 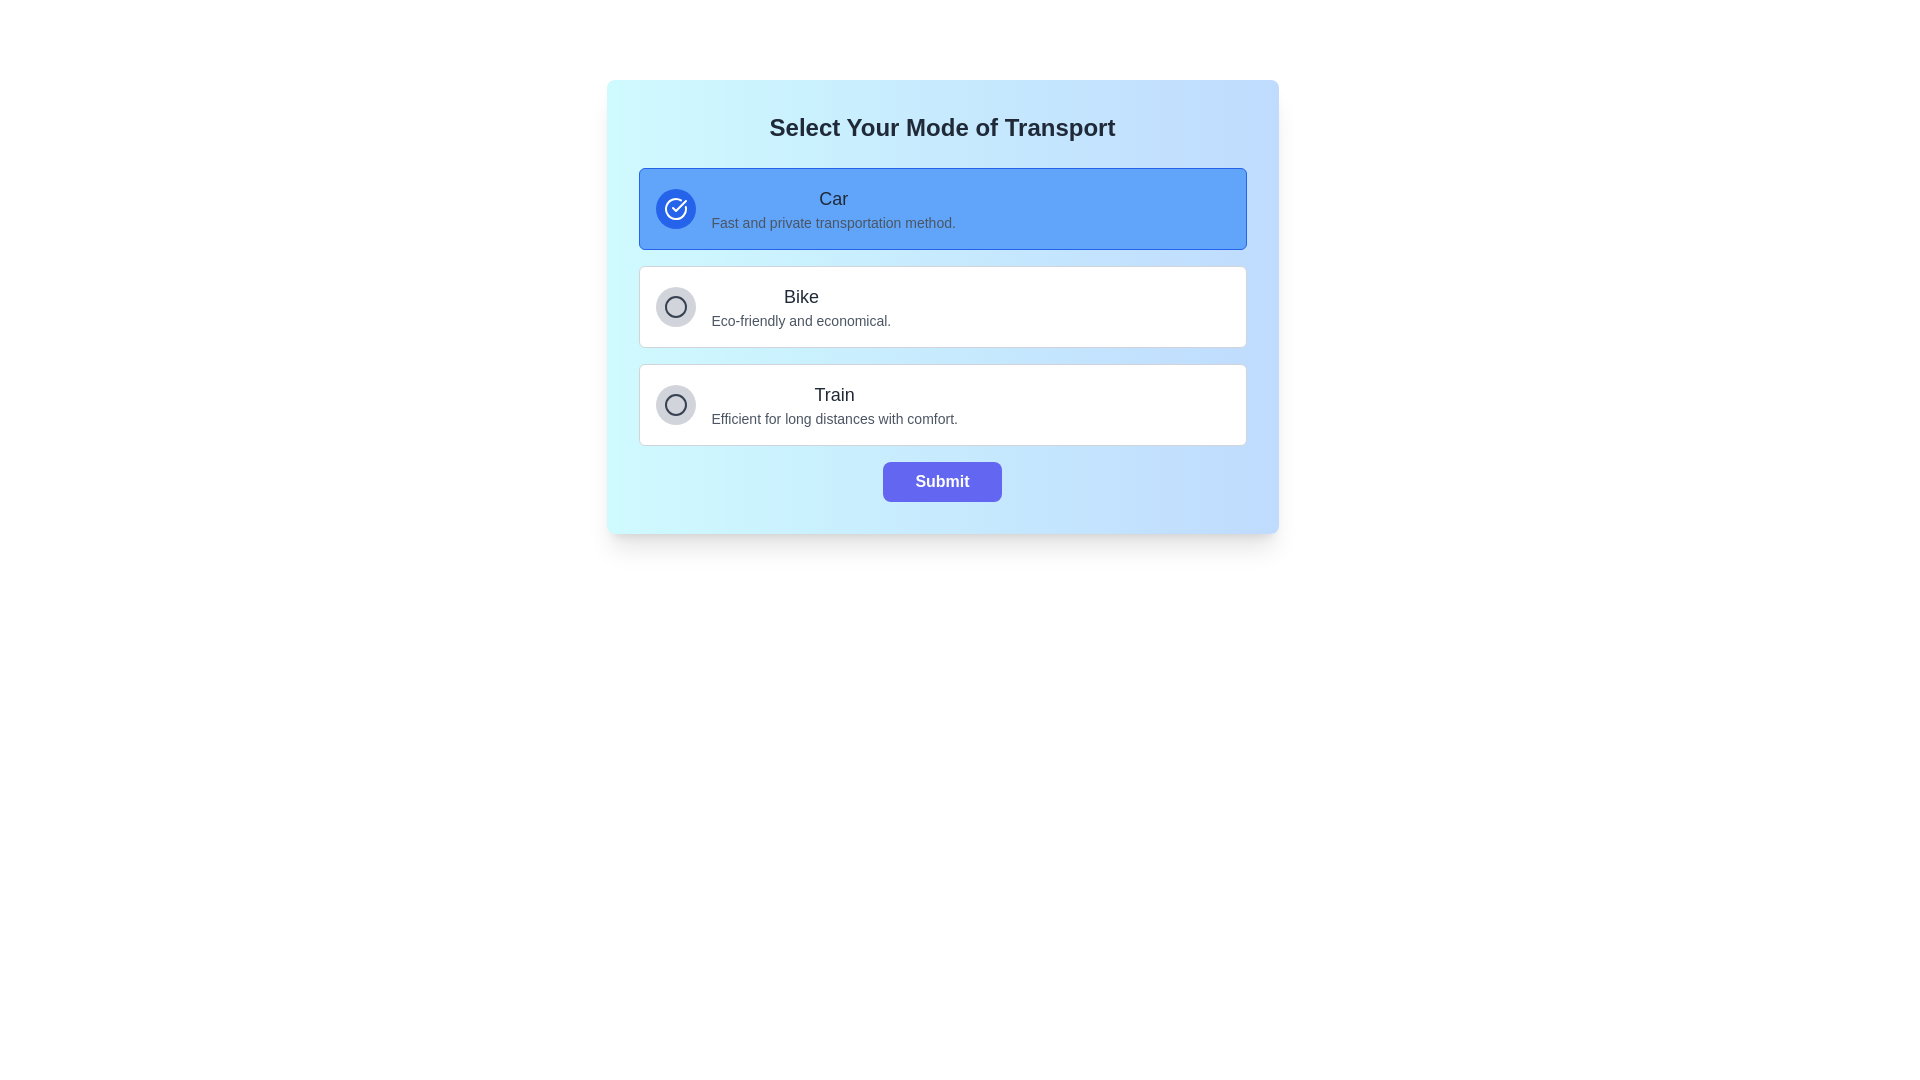 I want to click on the 'Train' label, which is a prominent text element in dark gray, serving as the header for the third transport option in the list, so click(x=834, y=394).